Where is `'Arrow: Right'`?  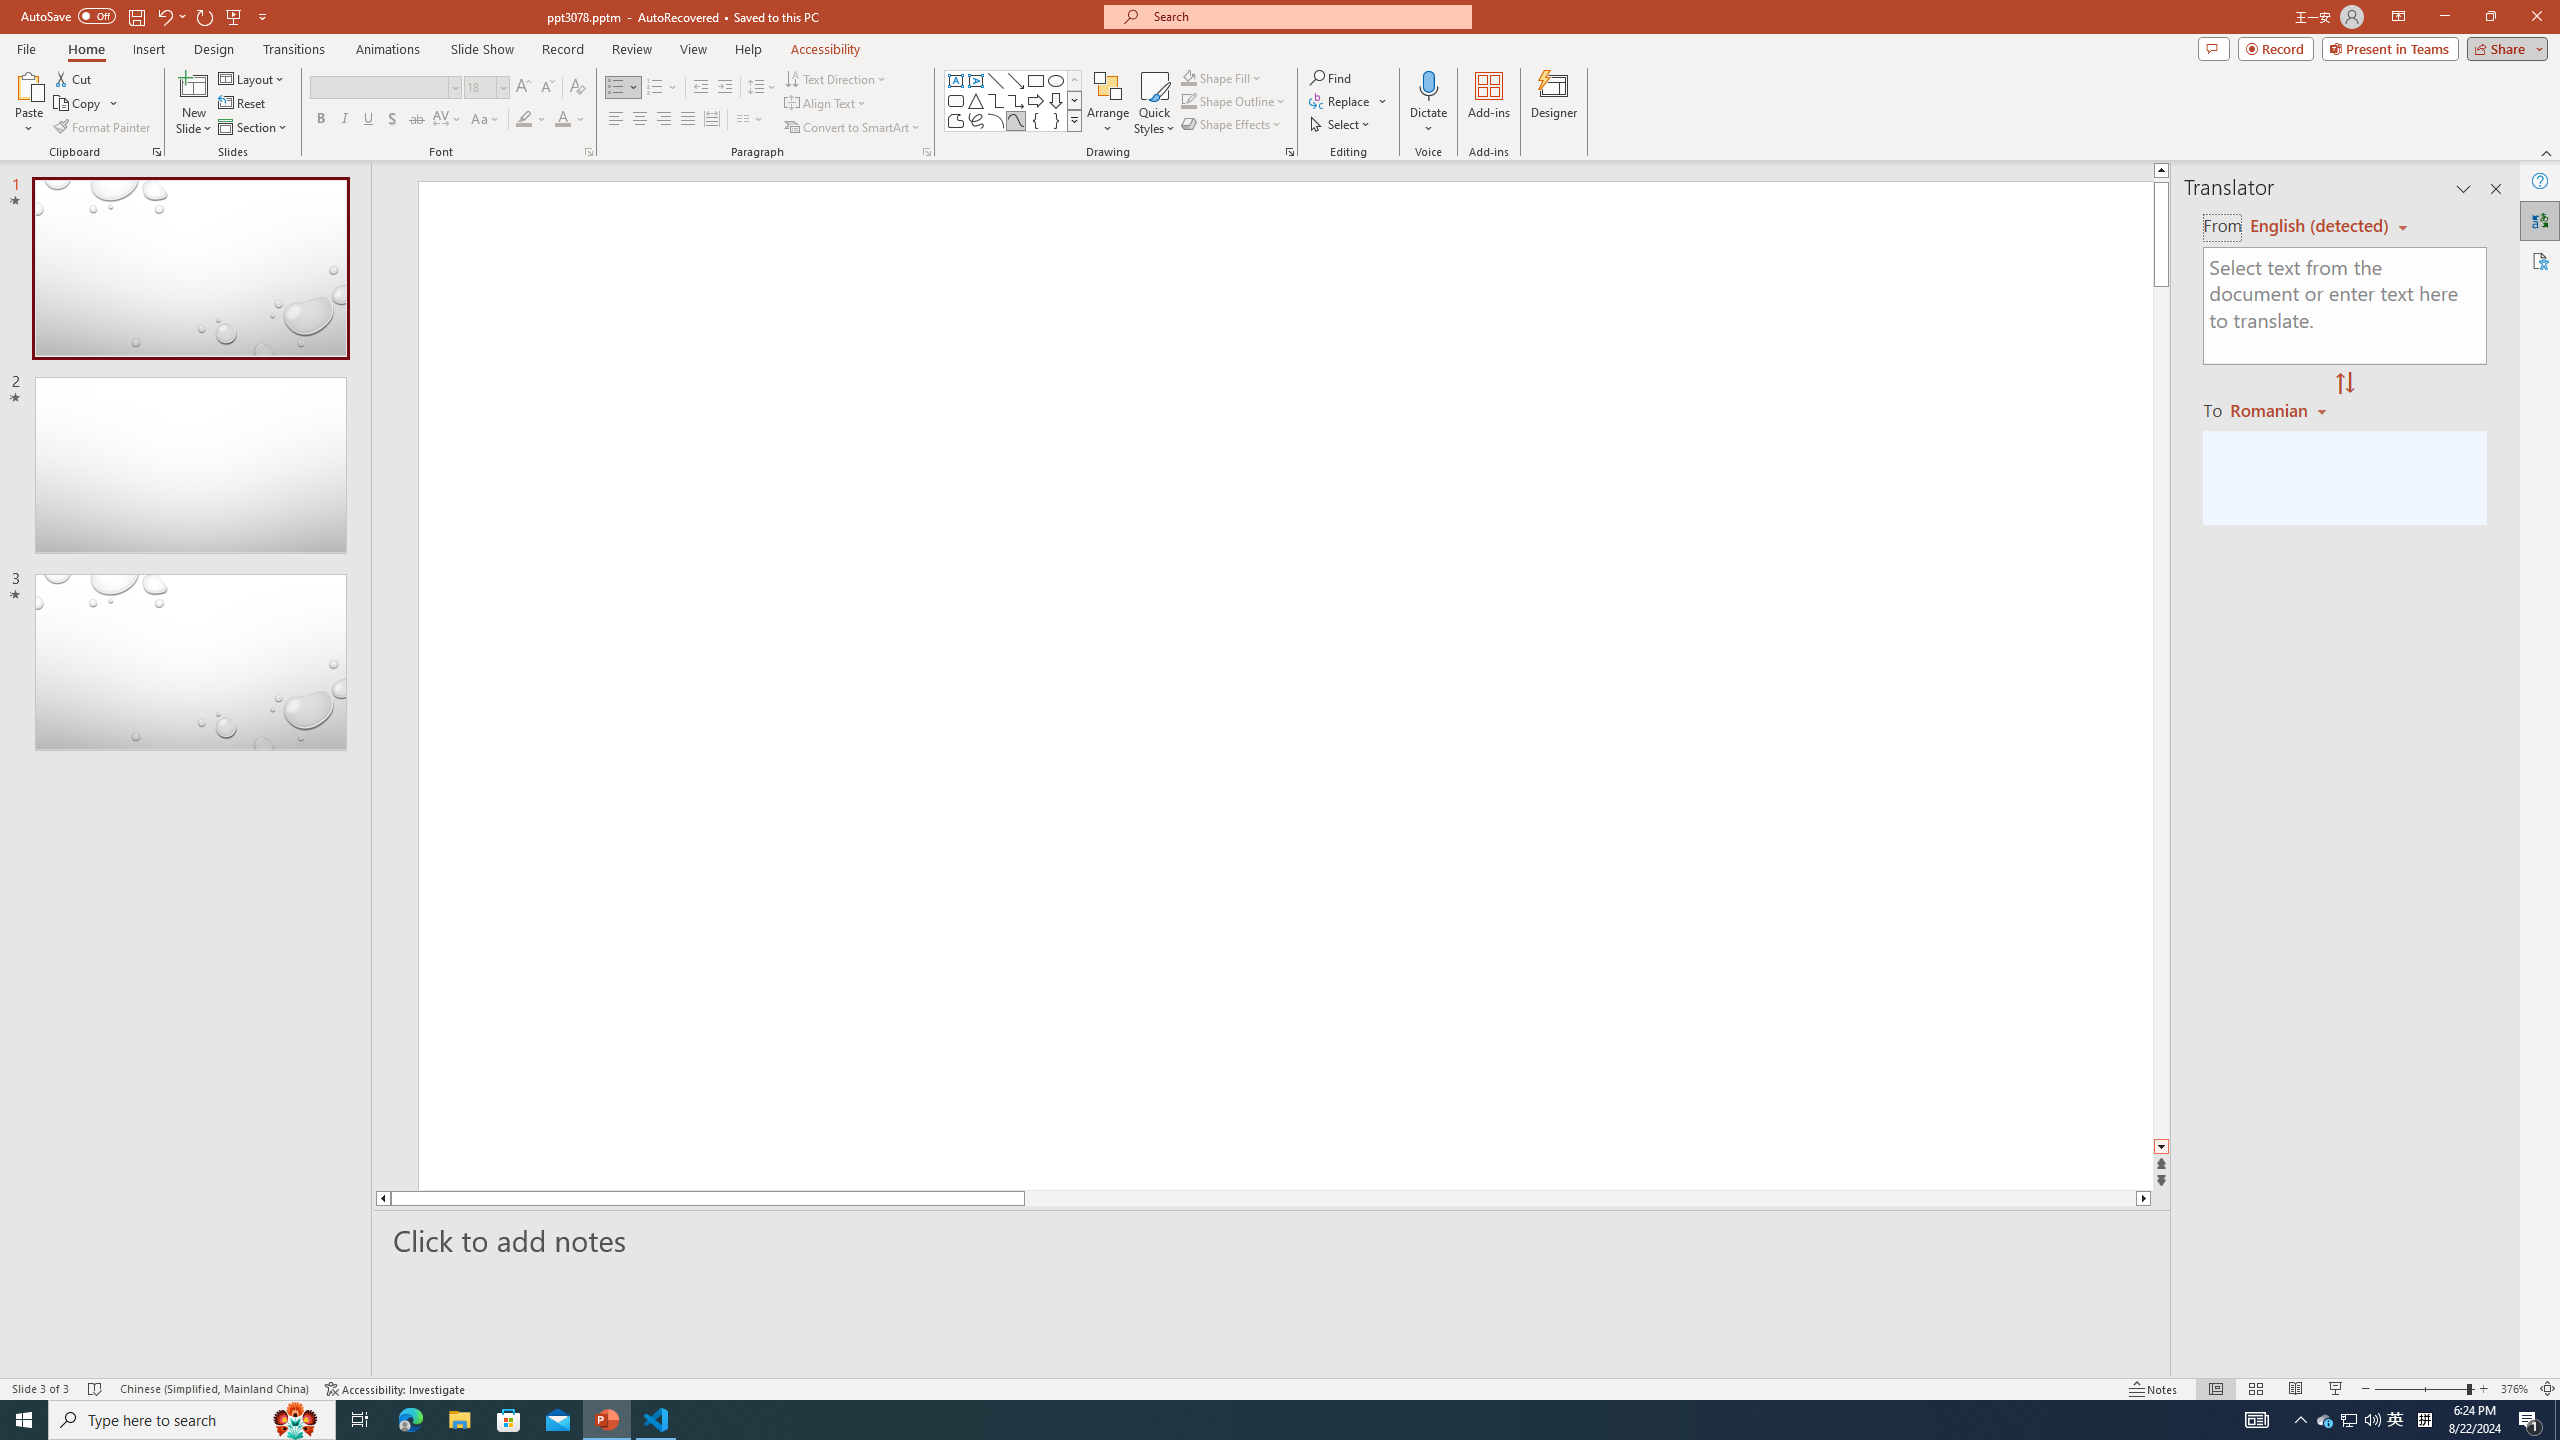 'Arrow: Right' is located at coordinates (1035, 99).